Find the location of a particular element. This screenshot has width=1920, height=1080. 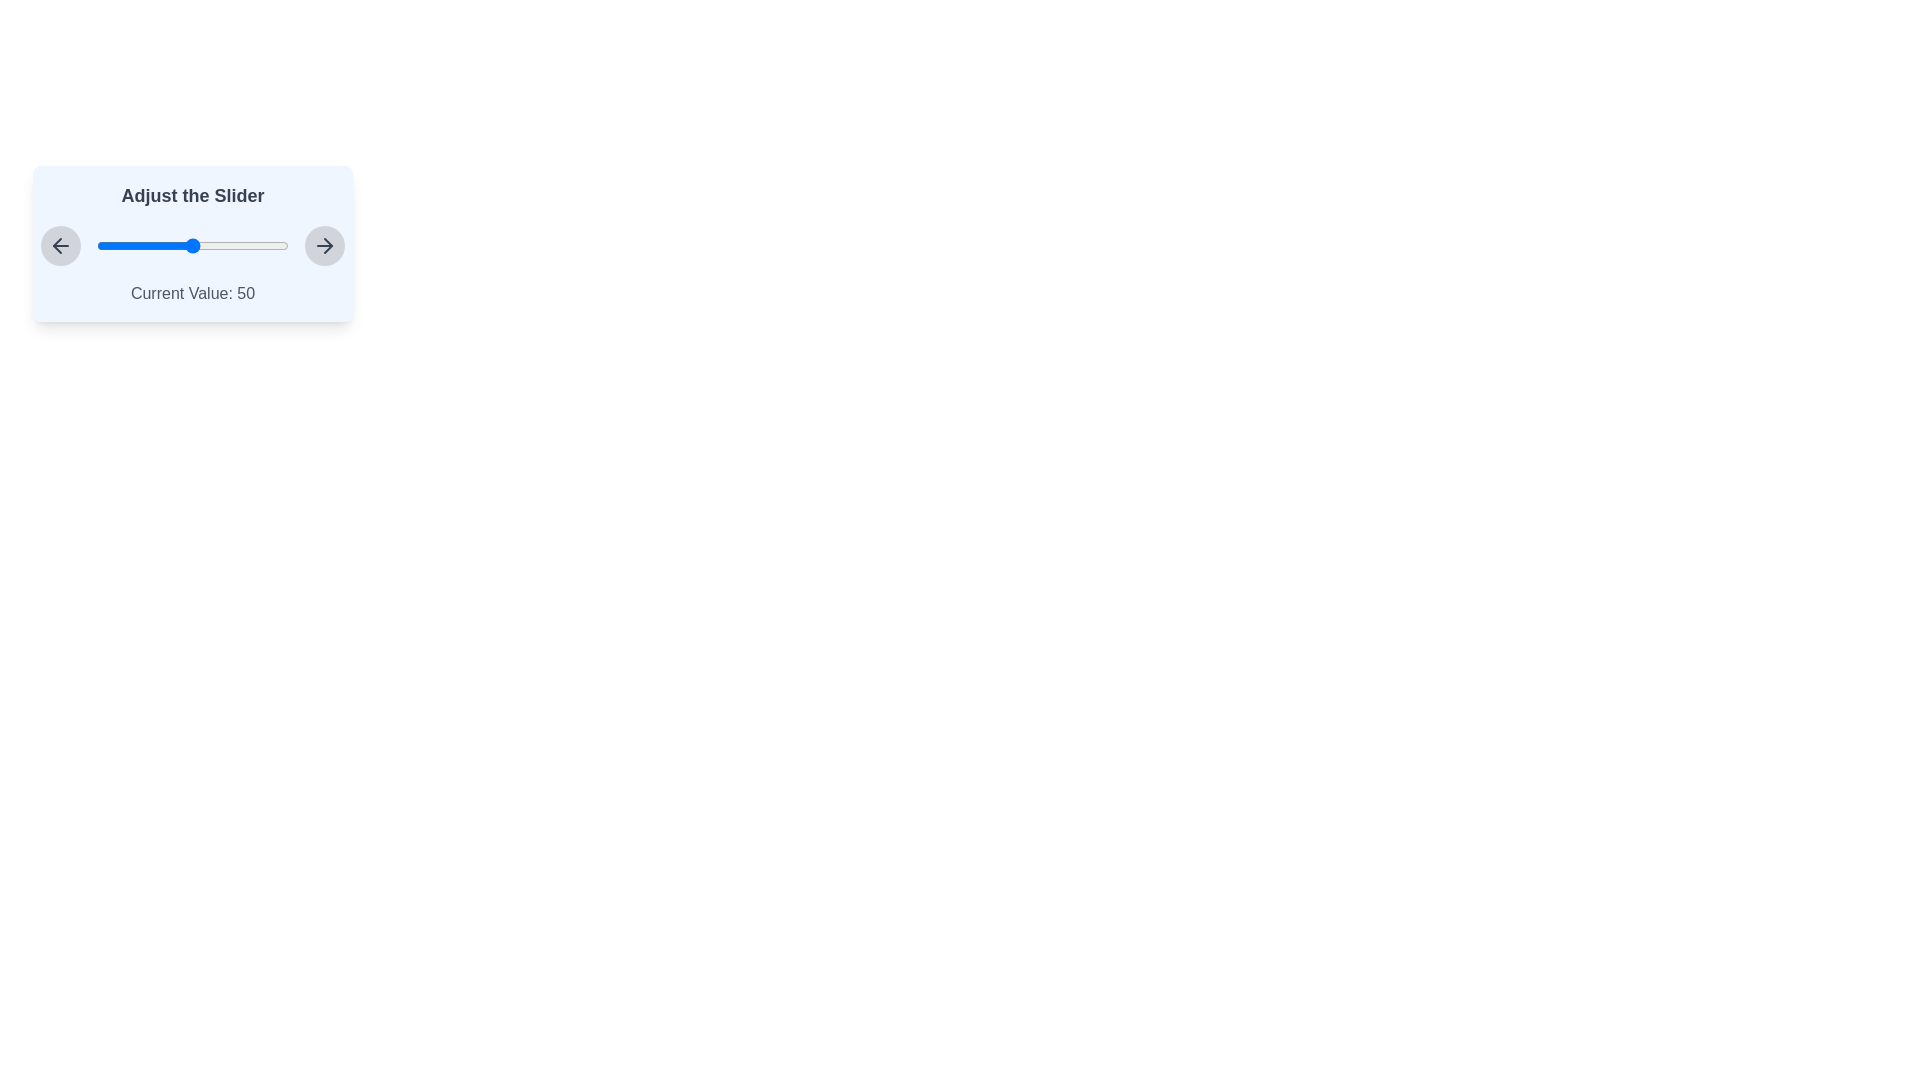

the circular button with a soft gray background and a left-pointing dark gray arrow icon is located at coordinates (61, 245).